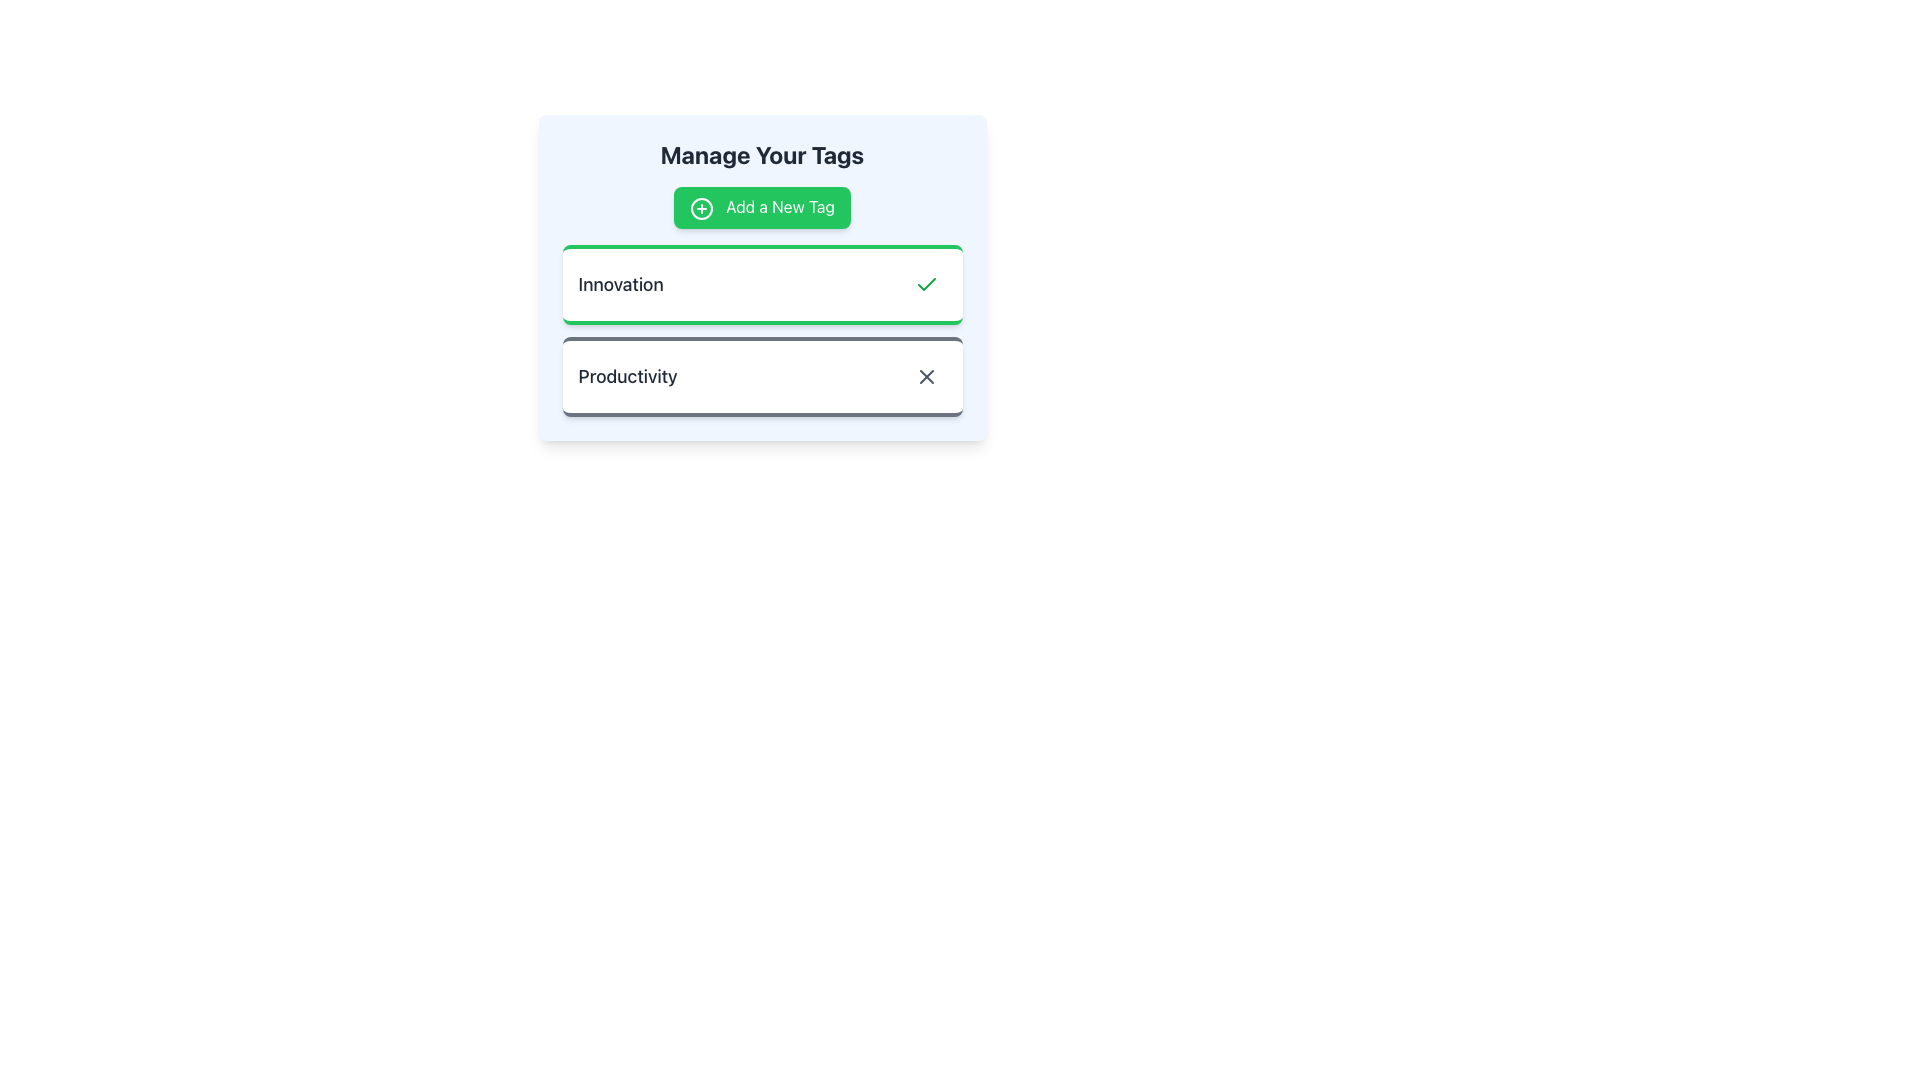 This screenshot has width=1920, height=1080. Describe the element at coordinates (925, 284) in the screenshot. I see `the icon that serves as a visual indicator for selecting or confirming the 'Innovation' tag, located on the right side of the 'Innovation' tag within the 'Manage Your Tags' interface` at that location.